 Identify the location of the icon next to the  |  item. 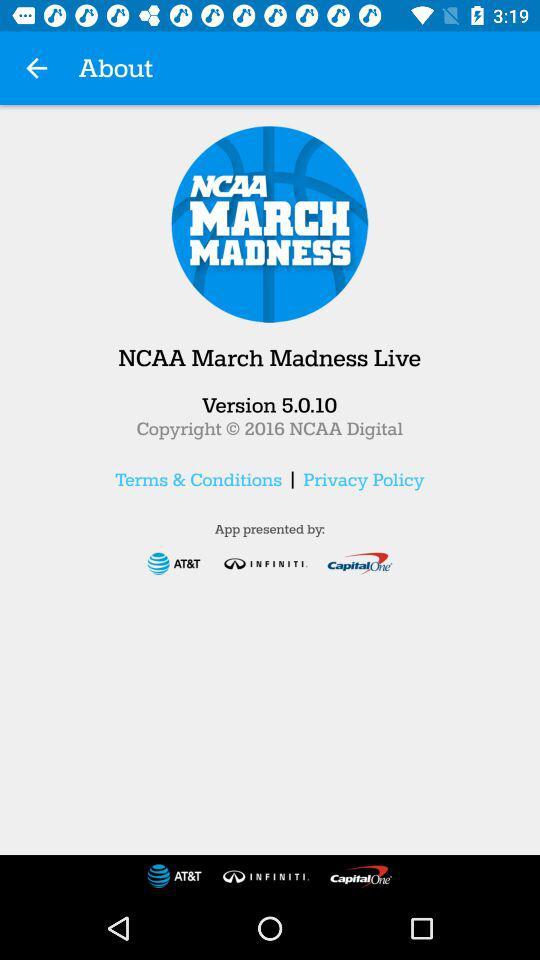
(198, 479).